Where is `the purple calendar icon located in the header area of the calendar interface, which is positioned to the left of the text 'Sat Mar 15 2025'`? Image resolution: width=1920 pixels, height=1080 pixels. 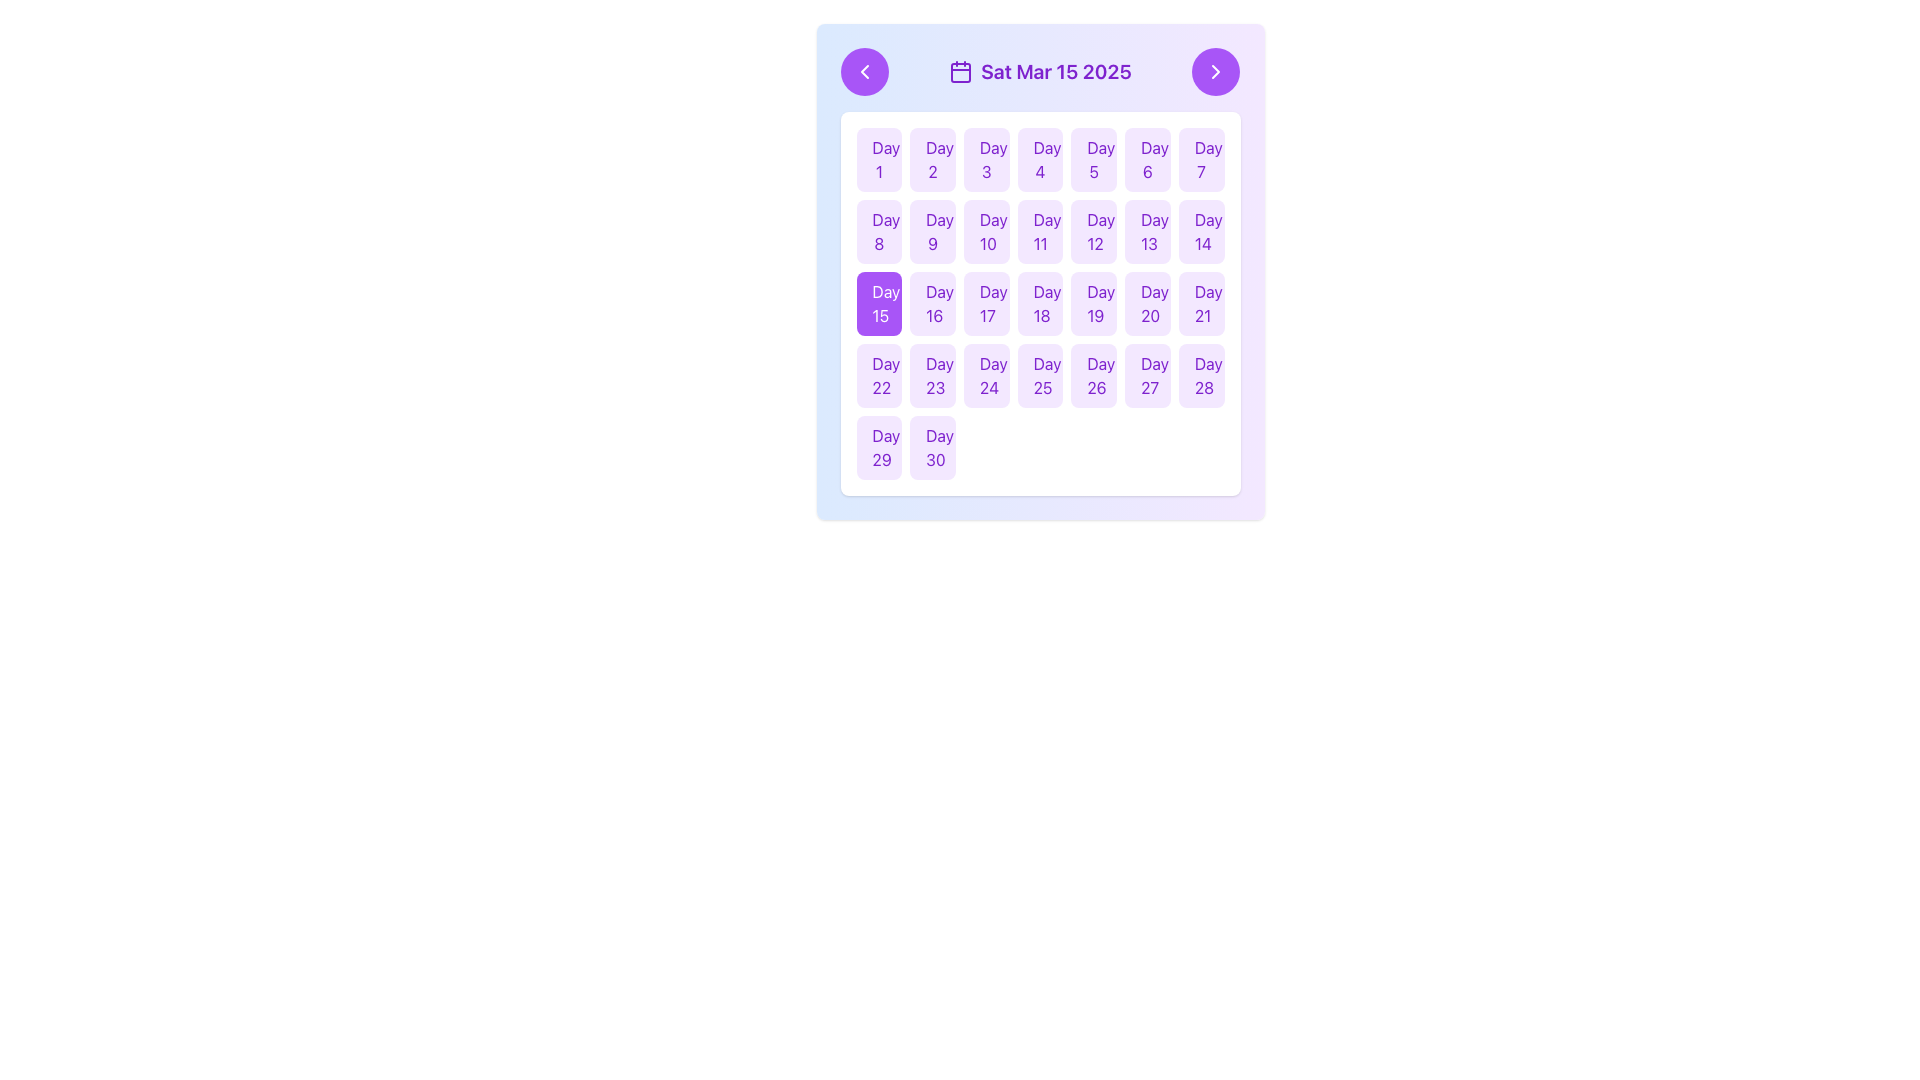
the purple calendar icon located in the header area of the calendar interface, which is positioned to the left of the text 'Sat Mar 15 2025' is located at coordinates (961, 71).